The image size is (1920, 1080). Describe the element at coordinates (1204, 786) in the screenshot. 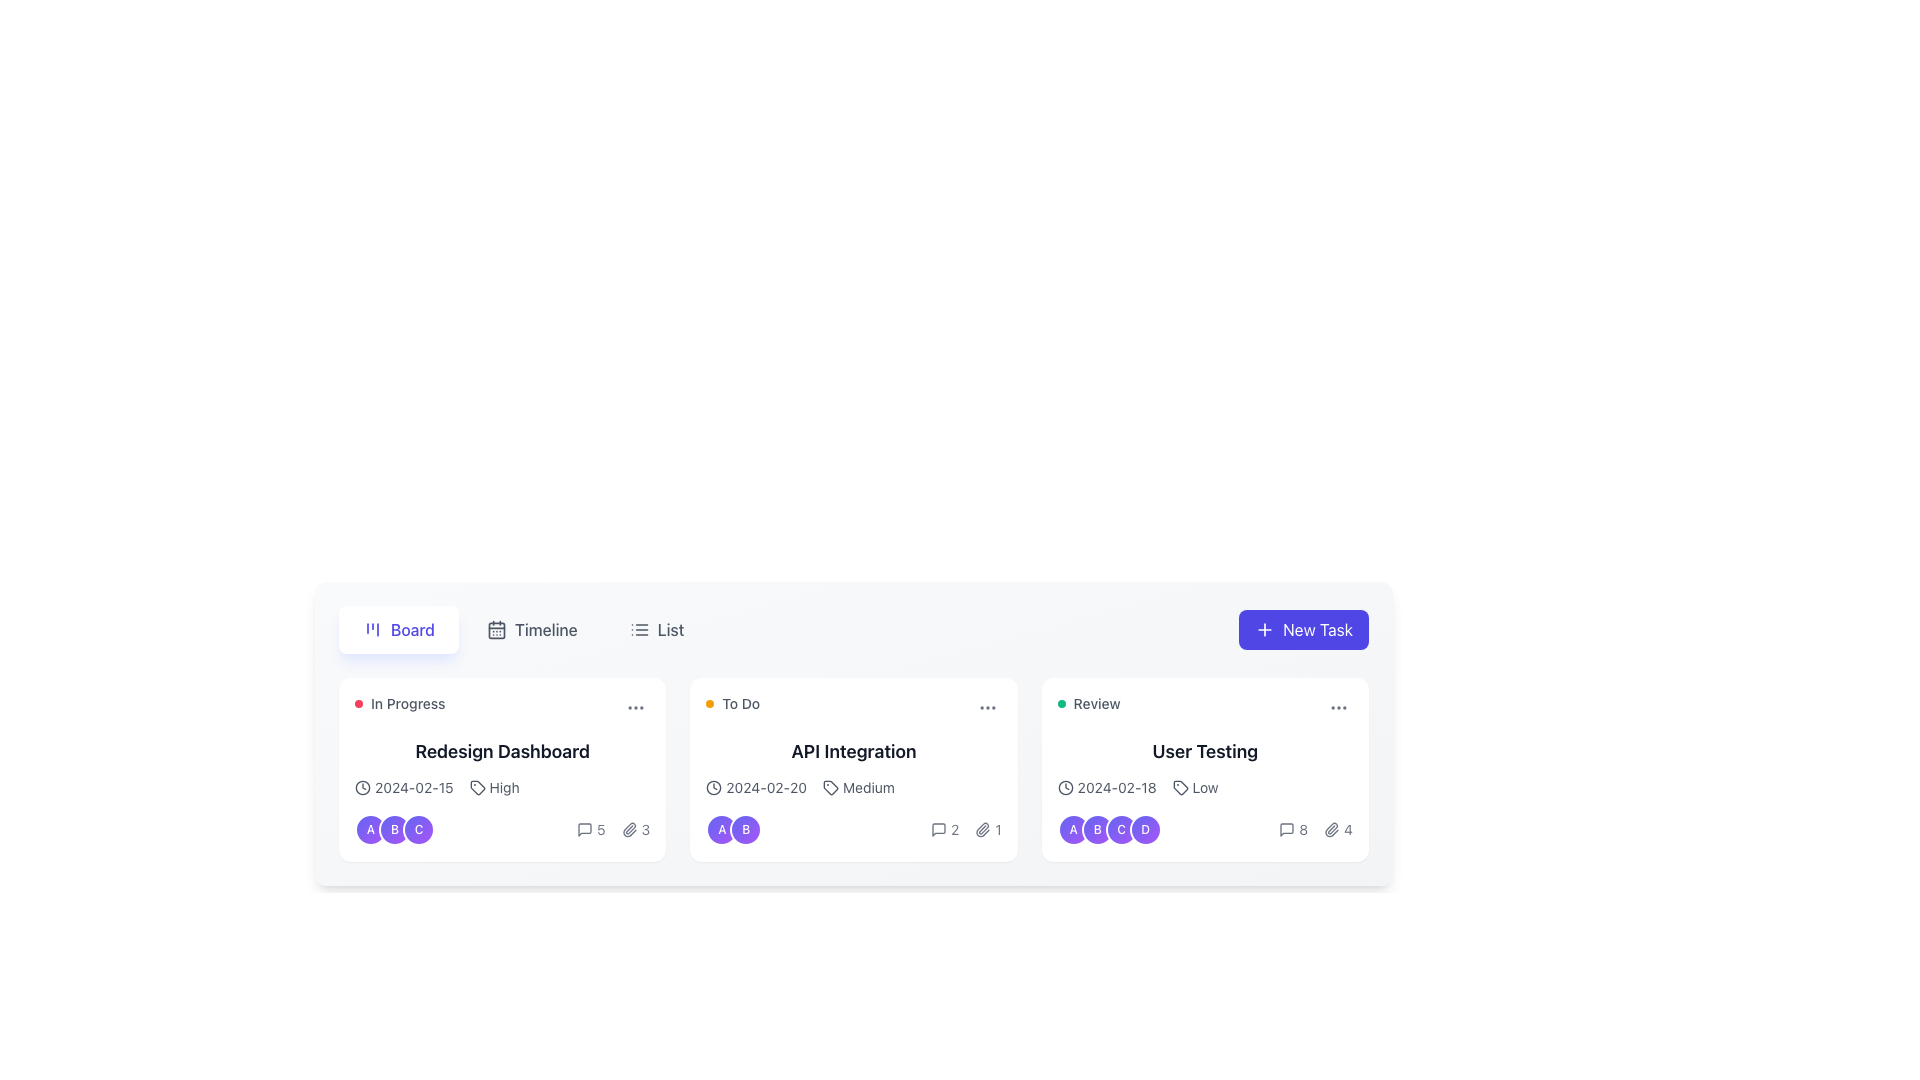

I see `details displayed in the textual information panel for the 'User Testing' task, which shows the deadline '2024-02-18' and priority 'Low'` at that location.